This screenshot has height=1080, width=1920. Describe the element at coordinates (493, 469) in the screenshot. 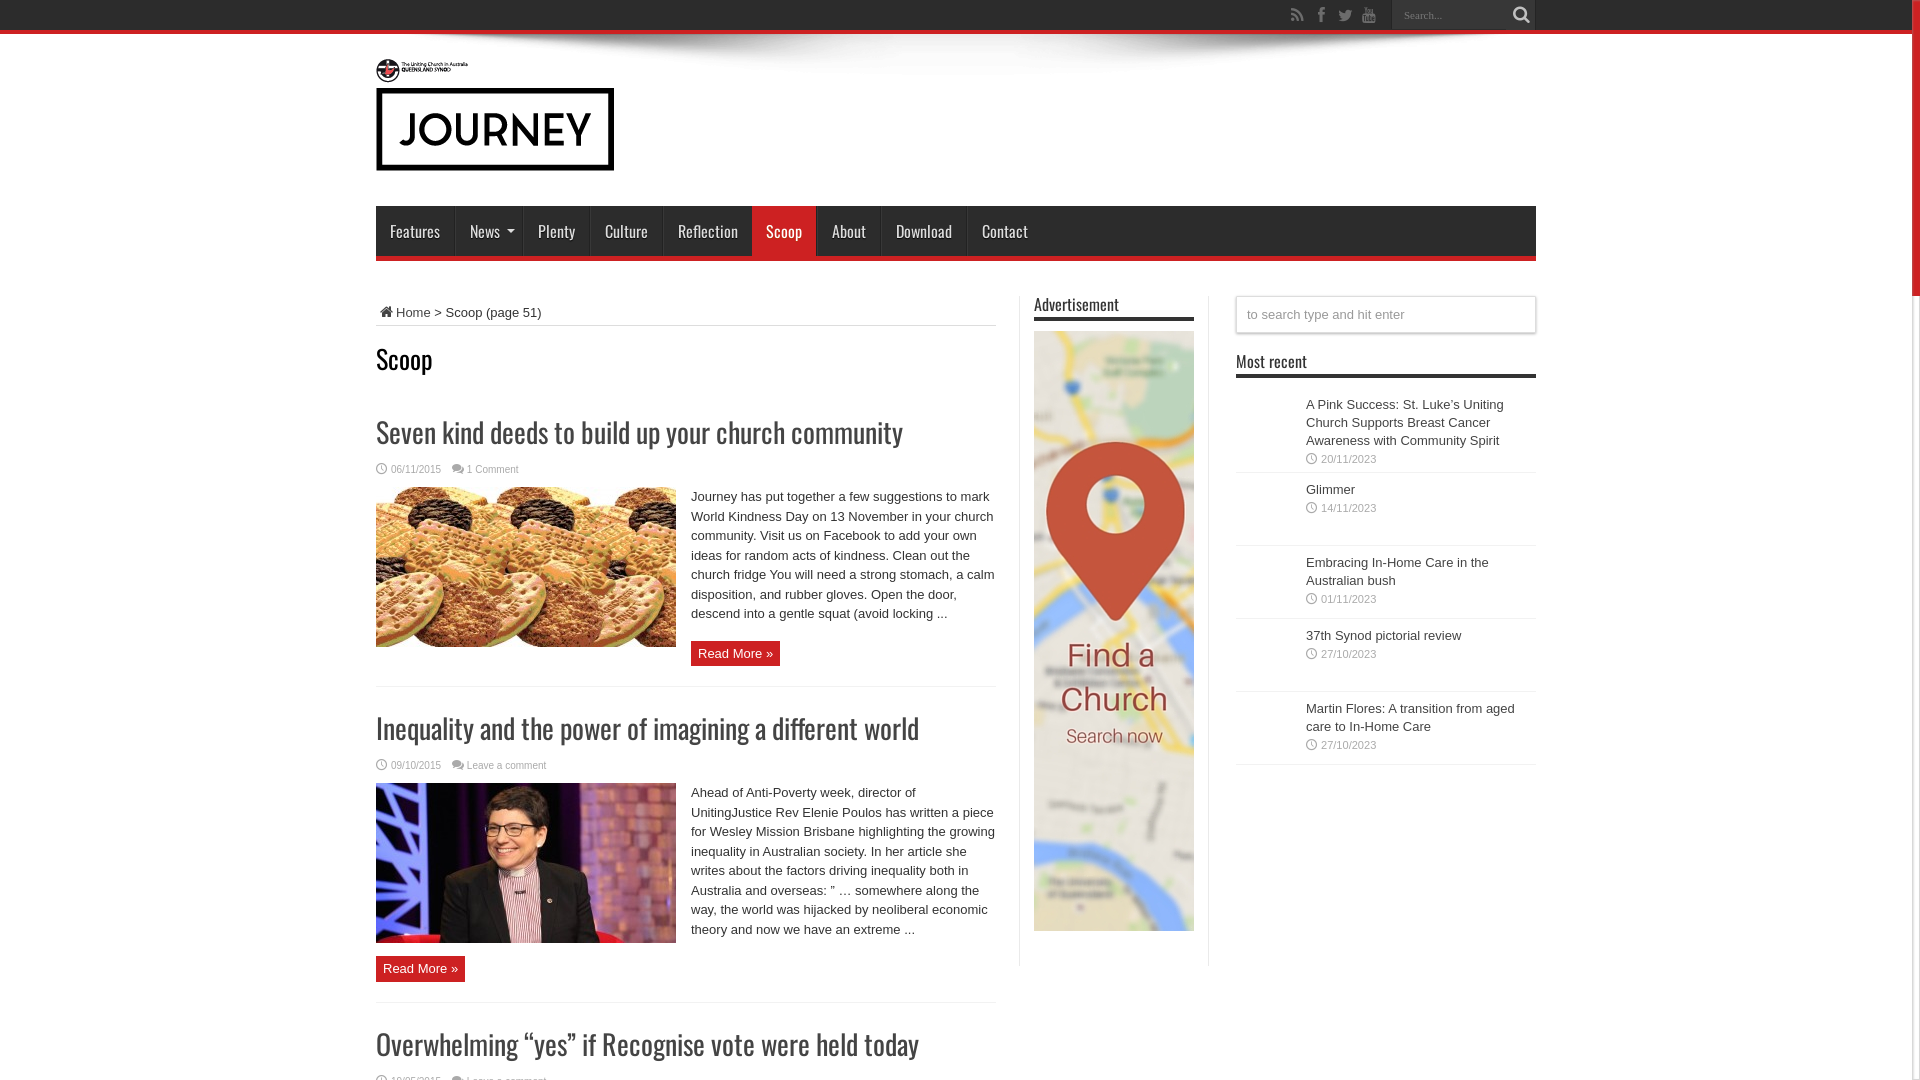

I see `'1 Comment'` at that location.